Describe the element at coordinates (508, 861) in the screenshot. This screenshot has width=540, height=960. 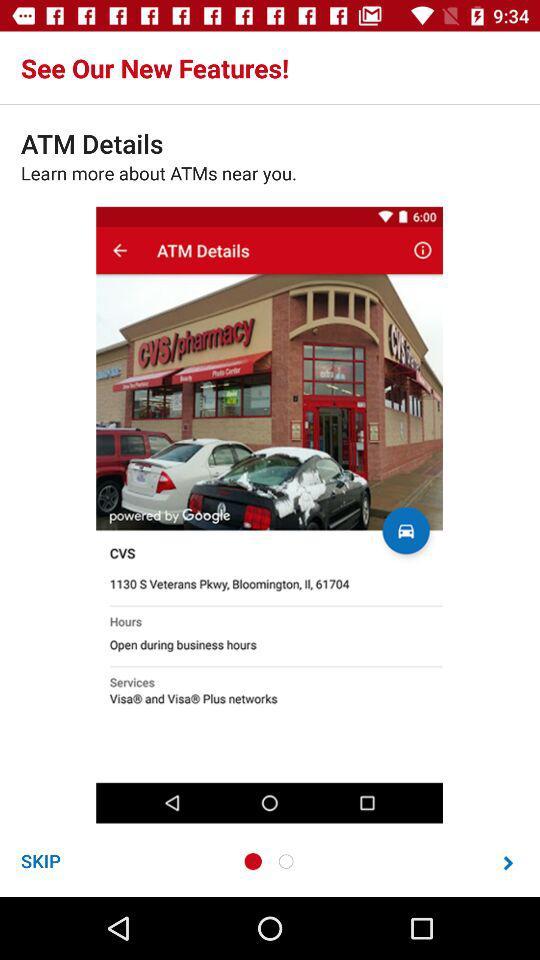
I see `item at the bottom right corner` at that location.